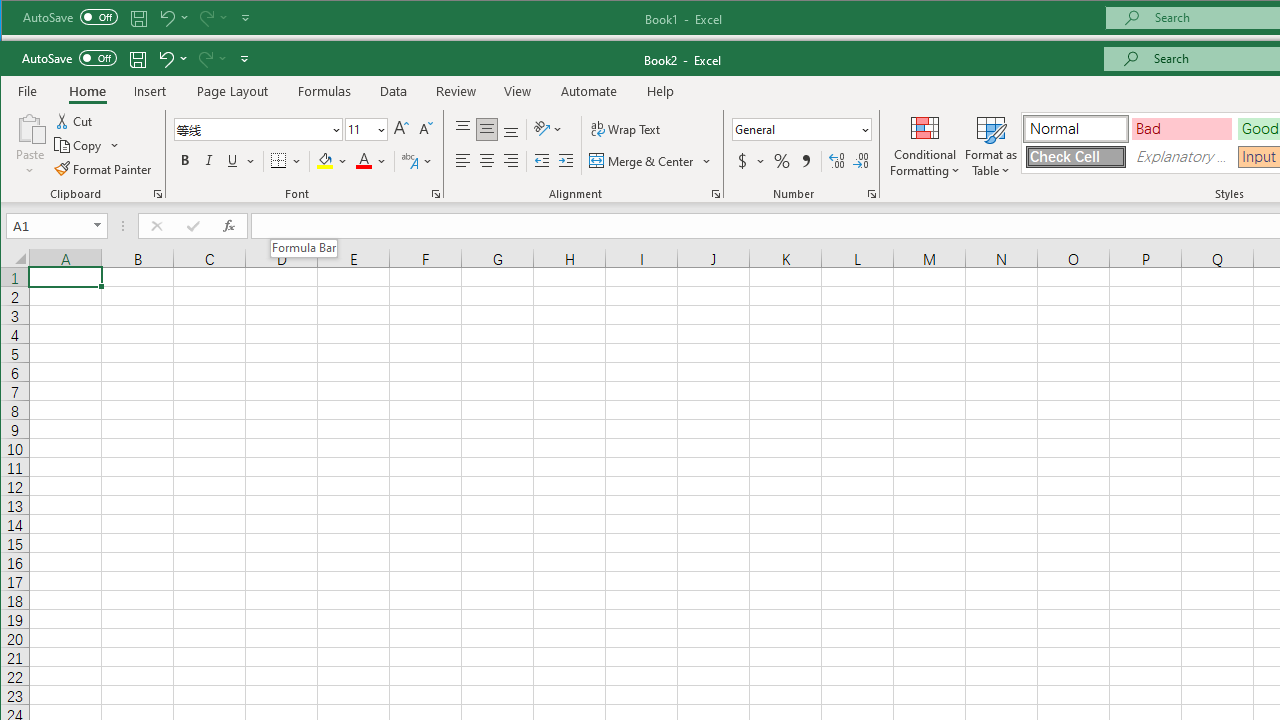 Image resolution: width=1280 pixels, height=720 pixels. Describe the element at coordinates (400, 129) in the screenshot. I see `'Increase Font Size'` at that location.